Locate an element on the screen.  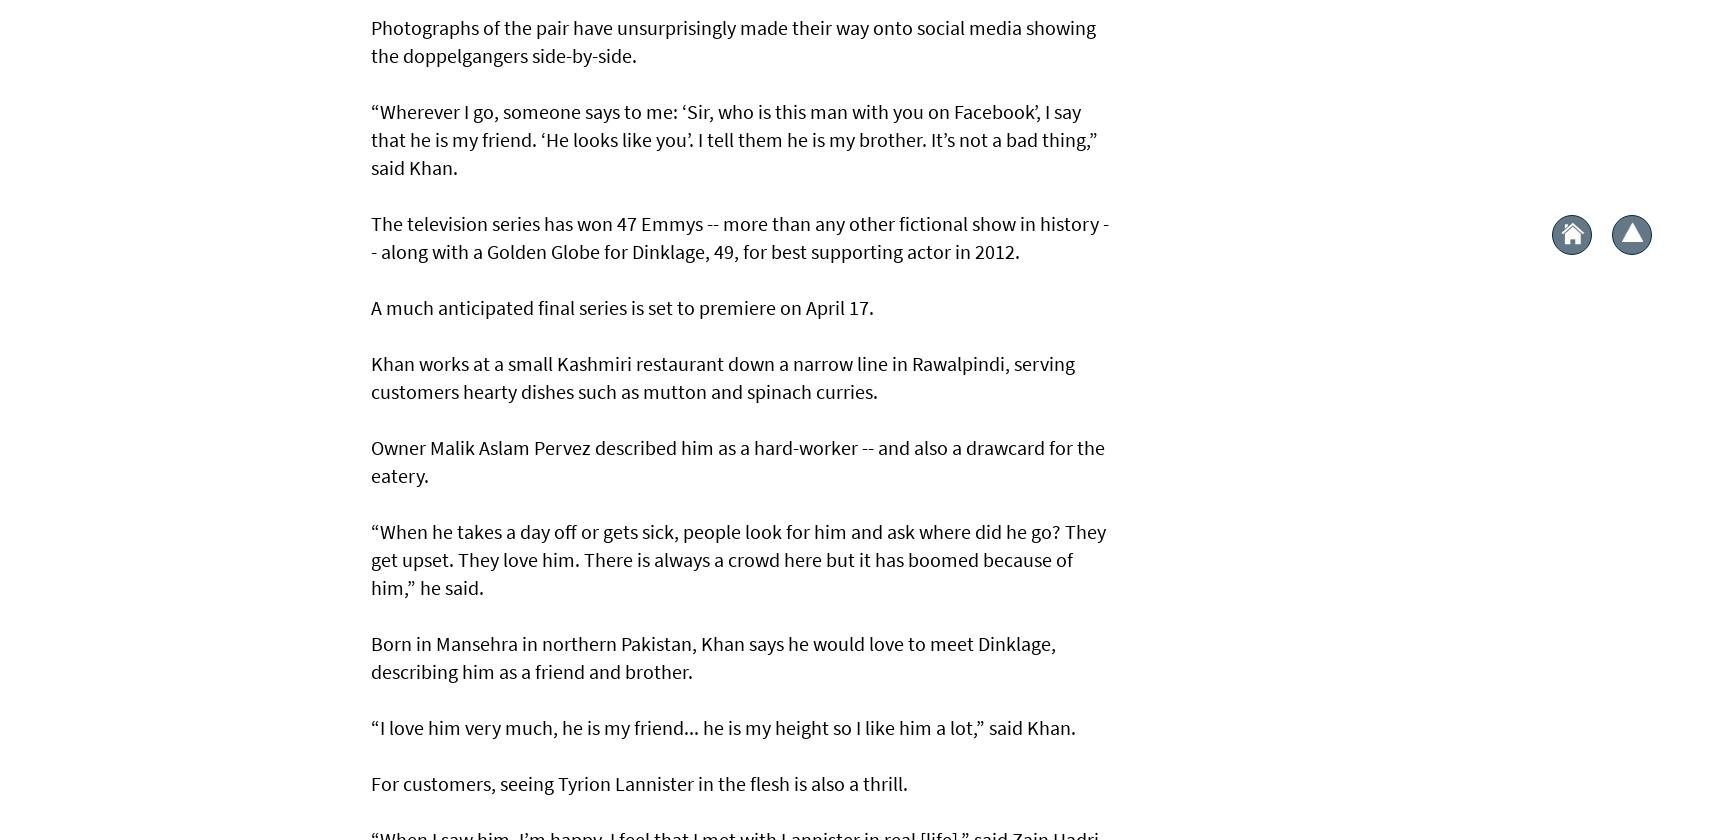
'Born in Mansehra in northern Pakistan, Khan says he would love to meet Dinklage, describing him as a friend and brother.' is located at coordinates (713, 656).